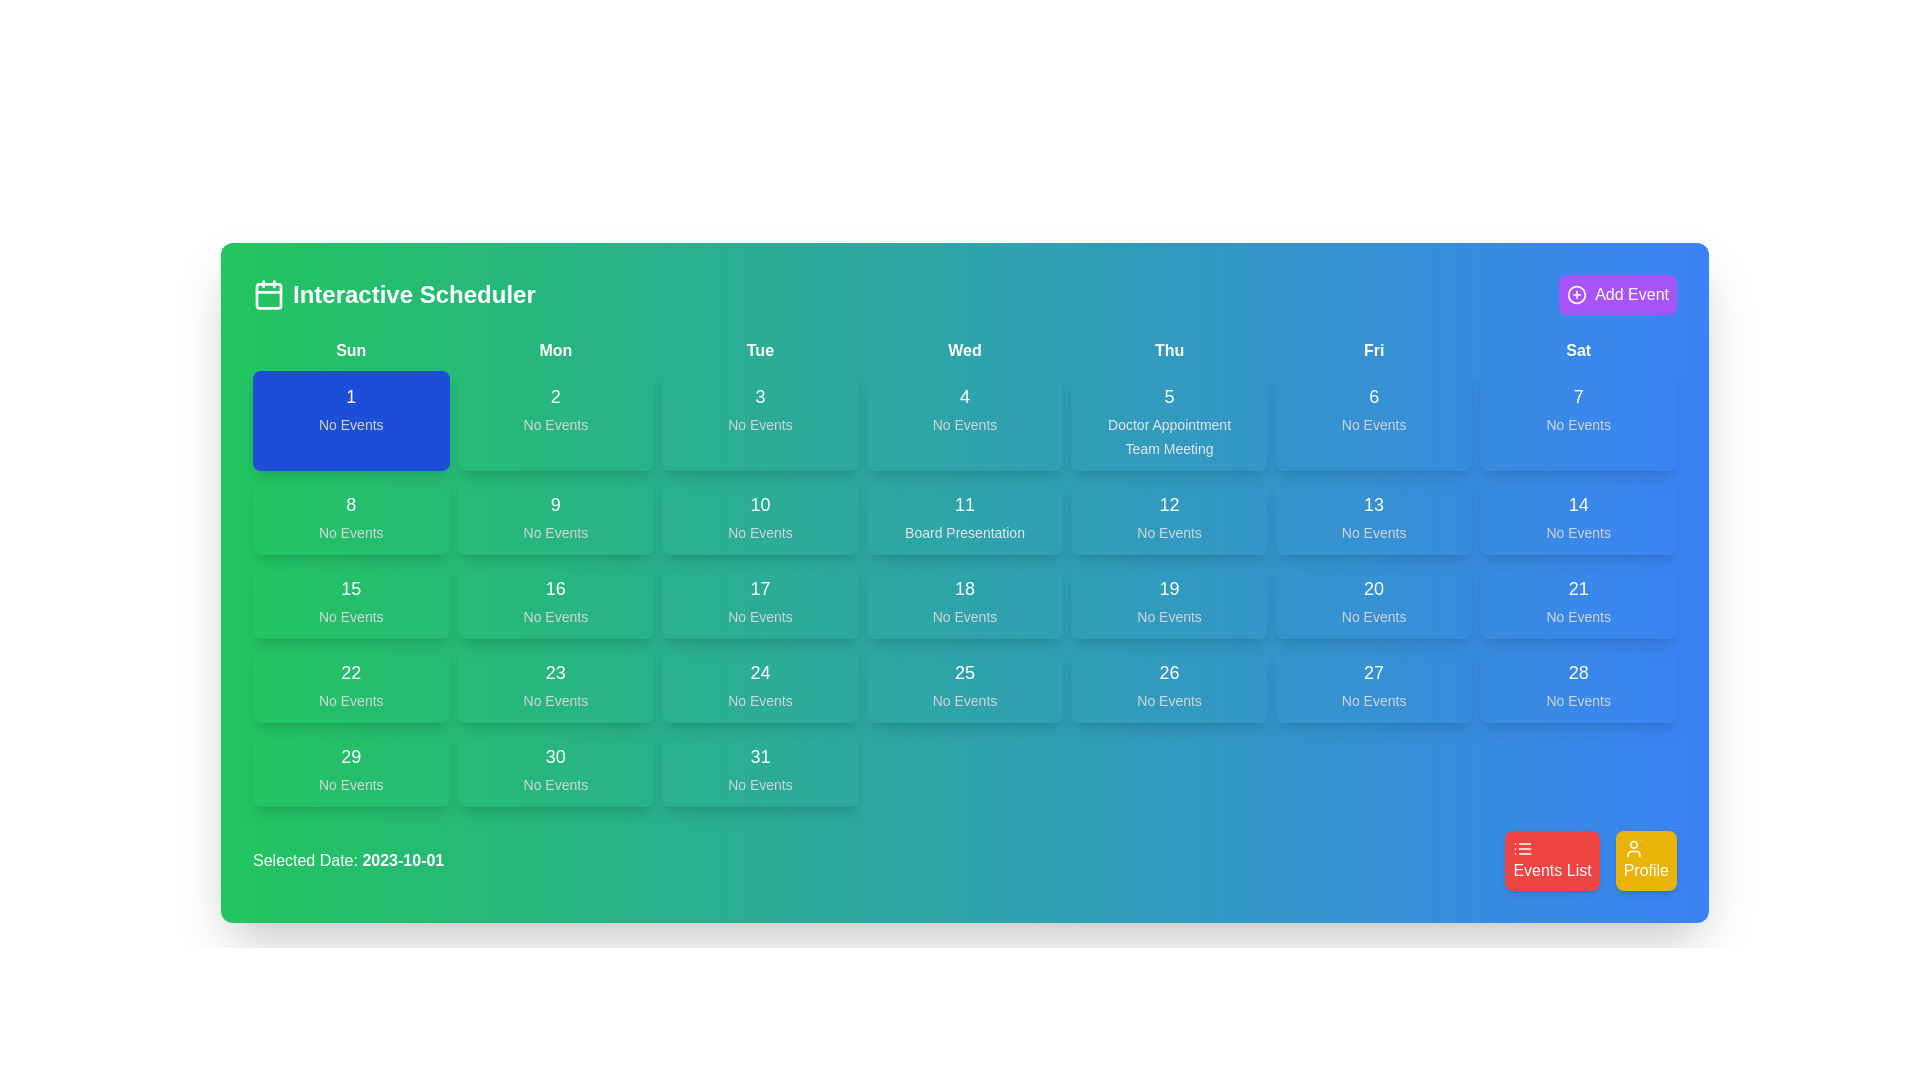  What do you see at coordinates (1169, 700) in the screenshot?
I see `the static text indicator that informs users of no scheduled events for the 26th day of the month, located under the bold number '26' in the calendar interface` at bounding box center [1169, 700].